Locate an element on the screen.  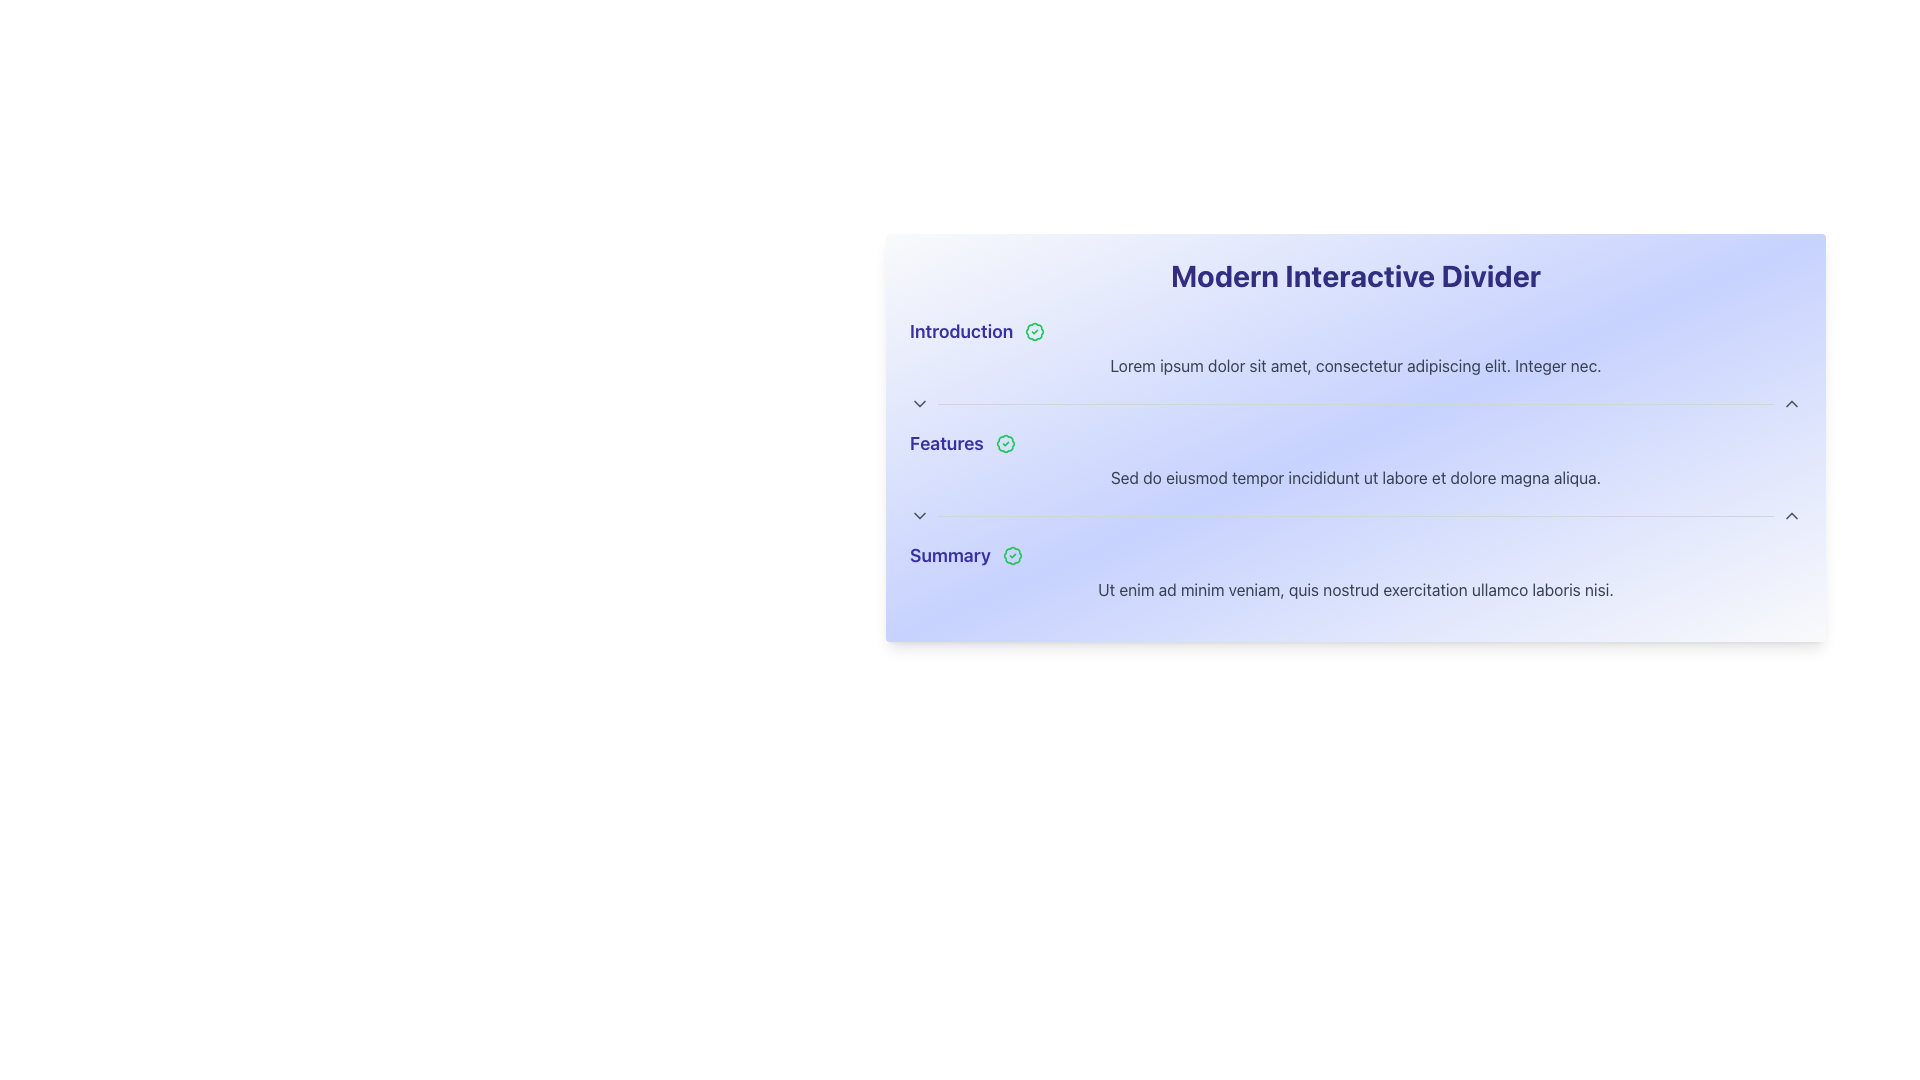
the green badge icon with a check mark located next to the 'Summary' label in the third item of the vertical list is located at coordinates (1012, 555).